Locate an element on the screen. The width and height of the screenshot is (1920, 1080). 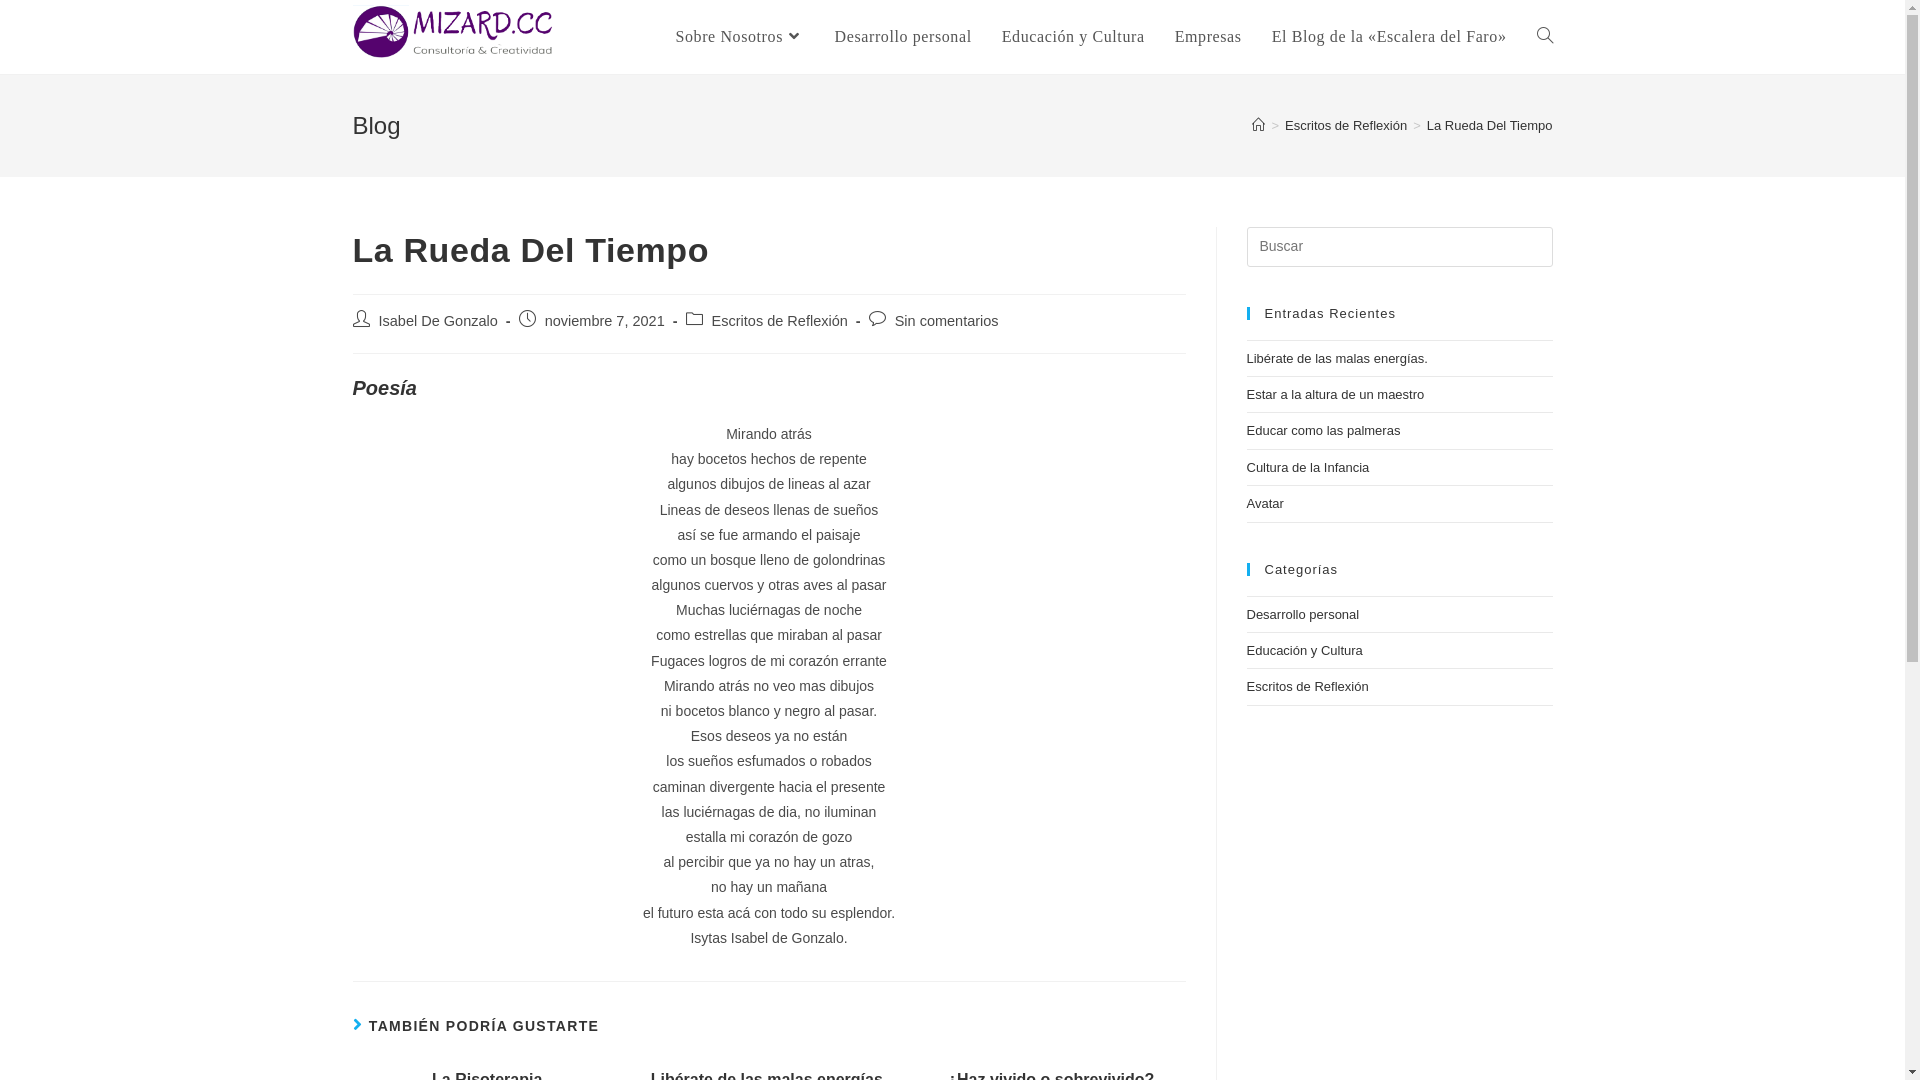
'La Rueda Del Tiempo' is located at coordinates (1489, 125).